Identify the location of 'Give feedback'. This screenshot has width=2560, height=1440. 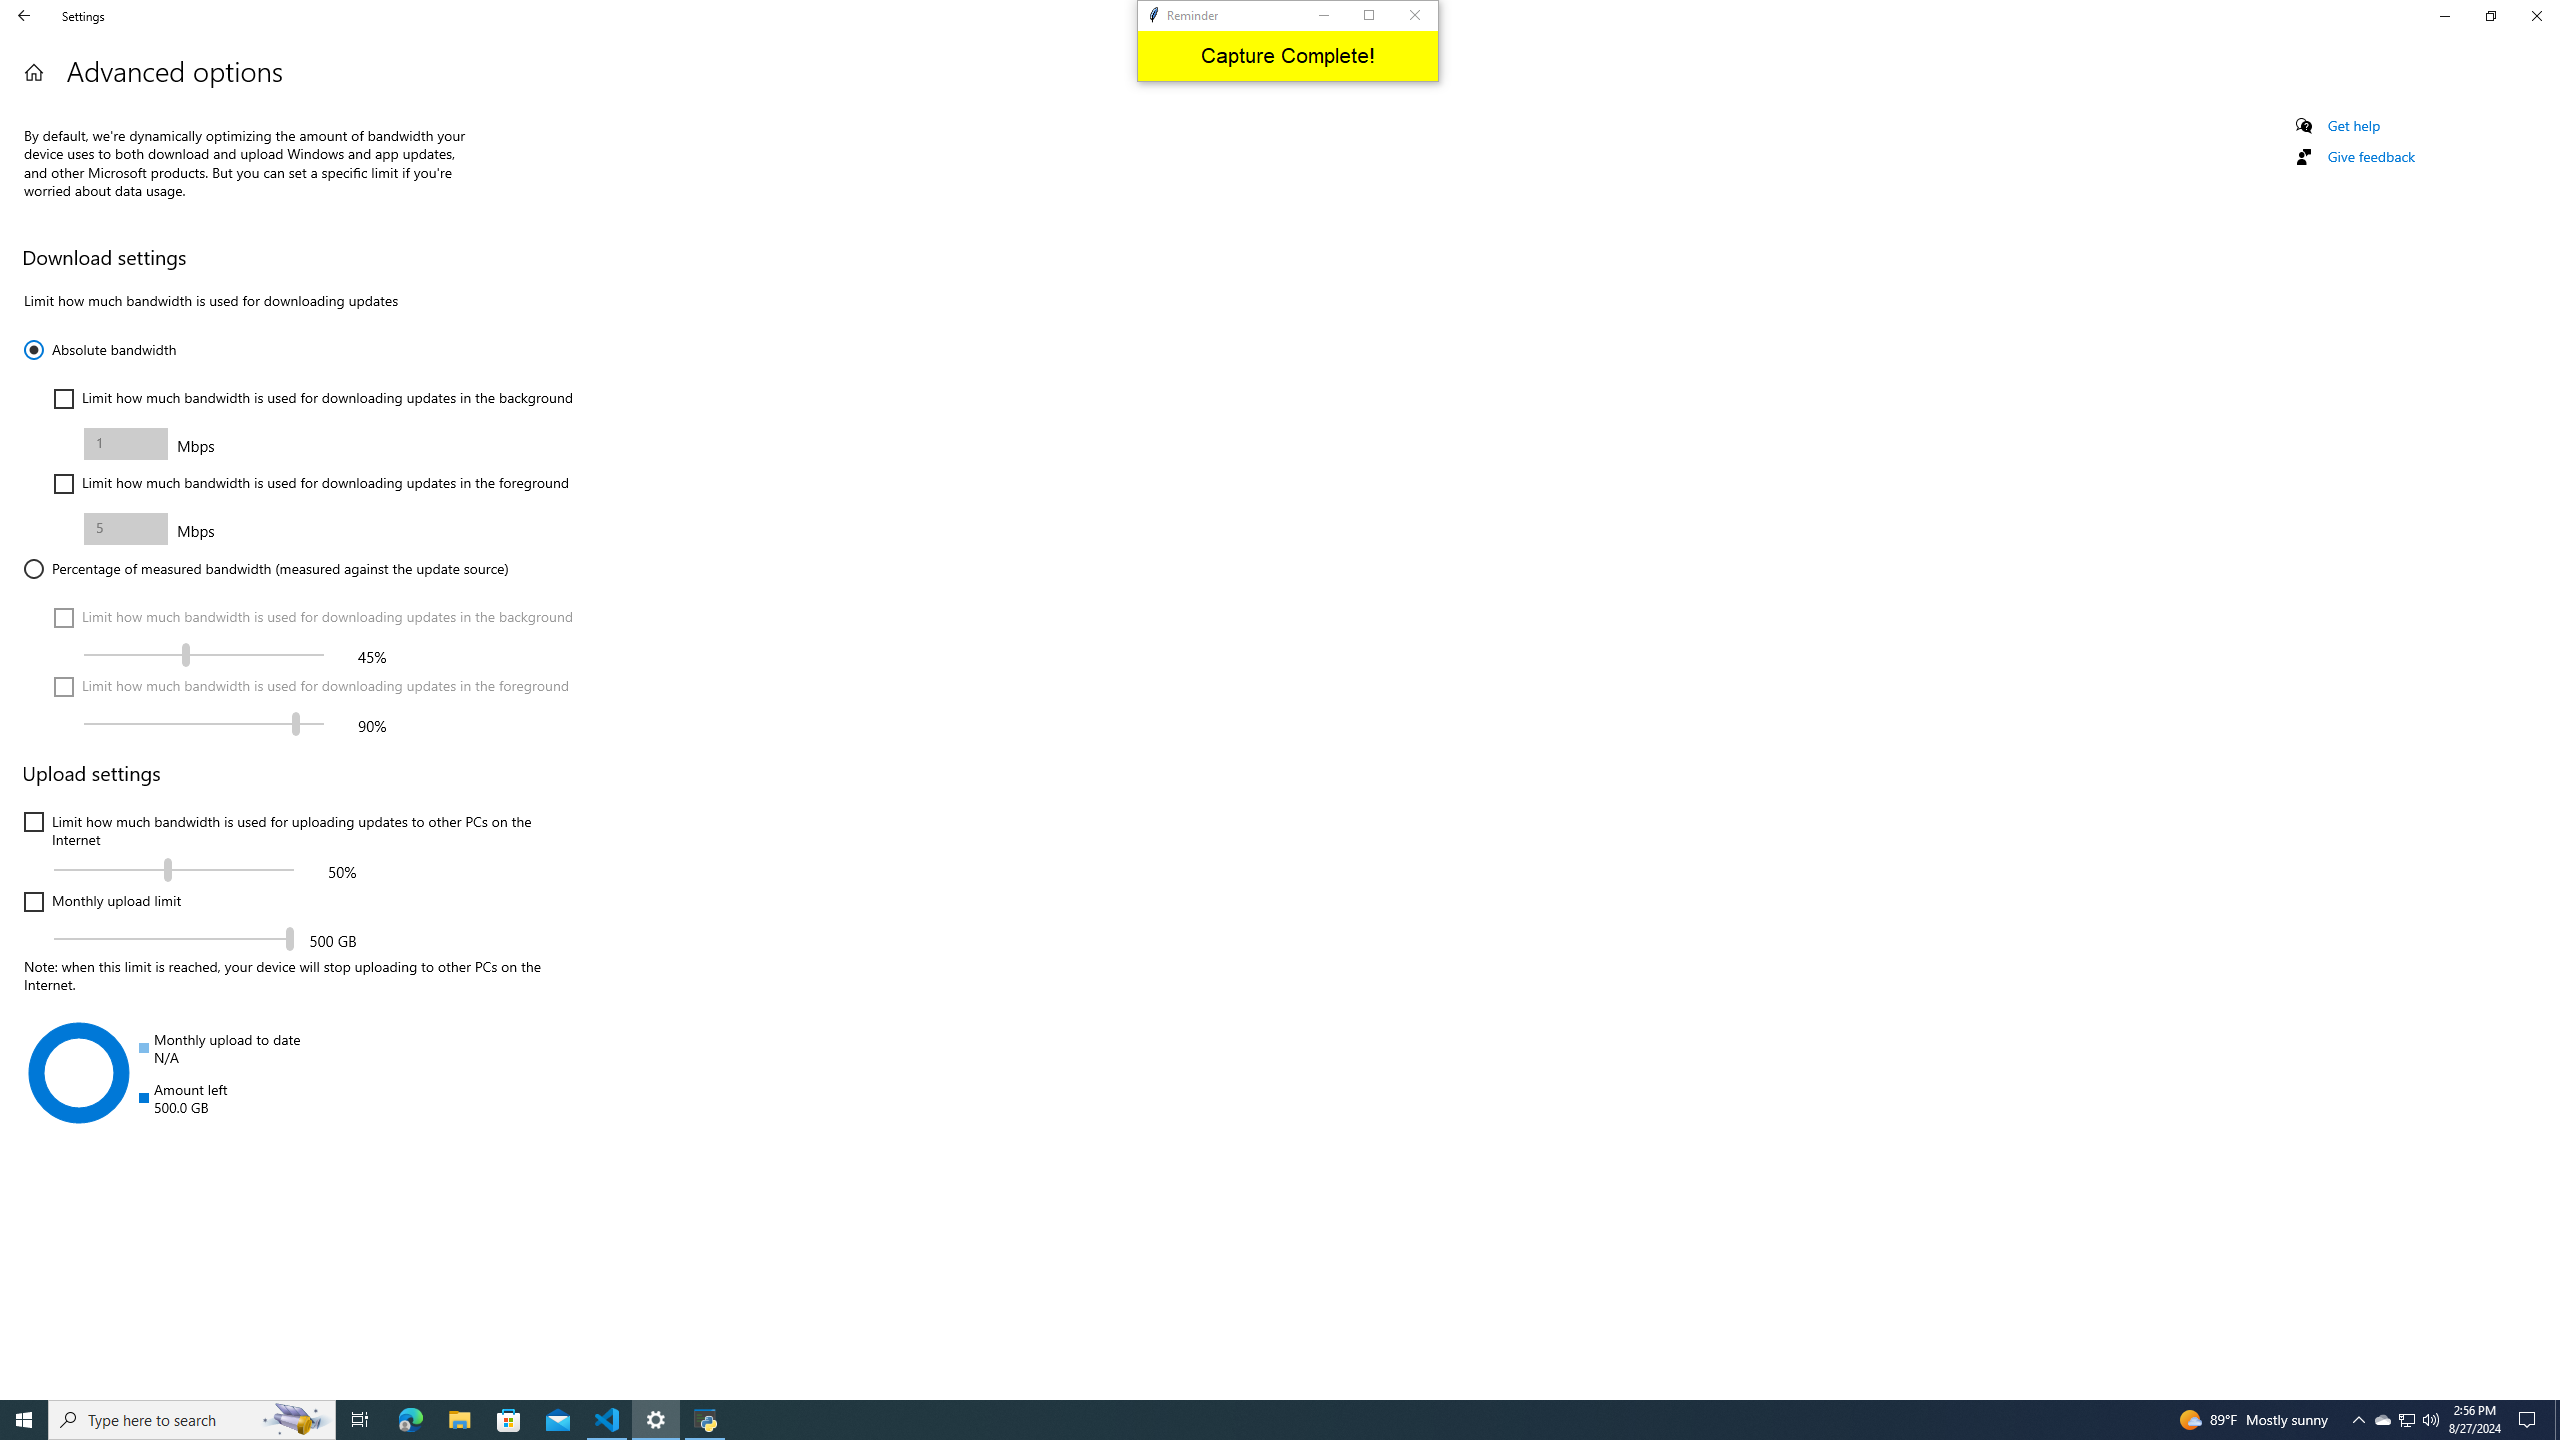
(2369, 156).